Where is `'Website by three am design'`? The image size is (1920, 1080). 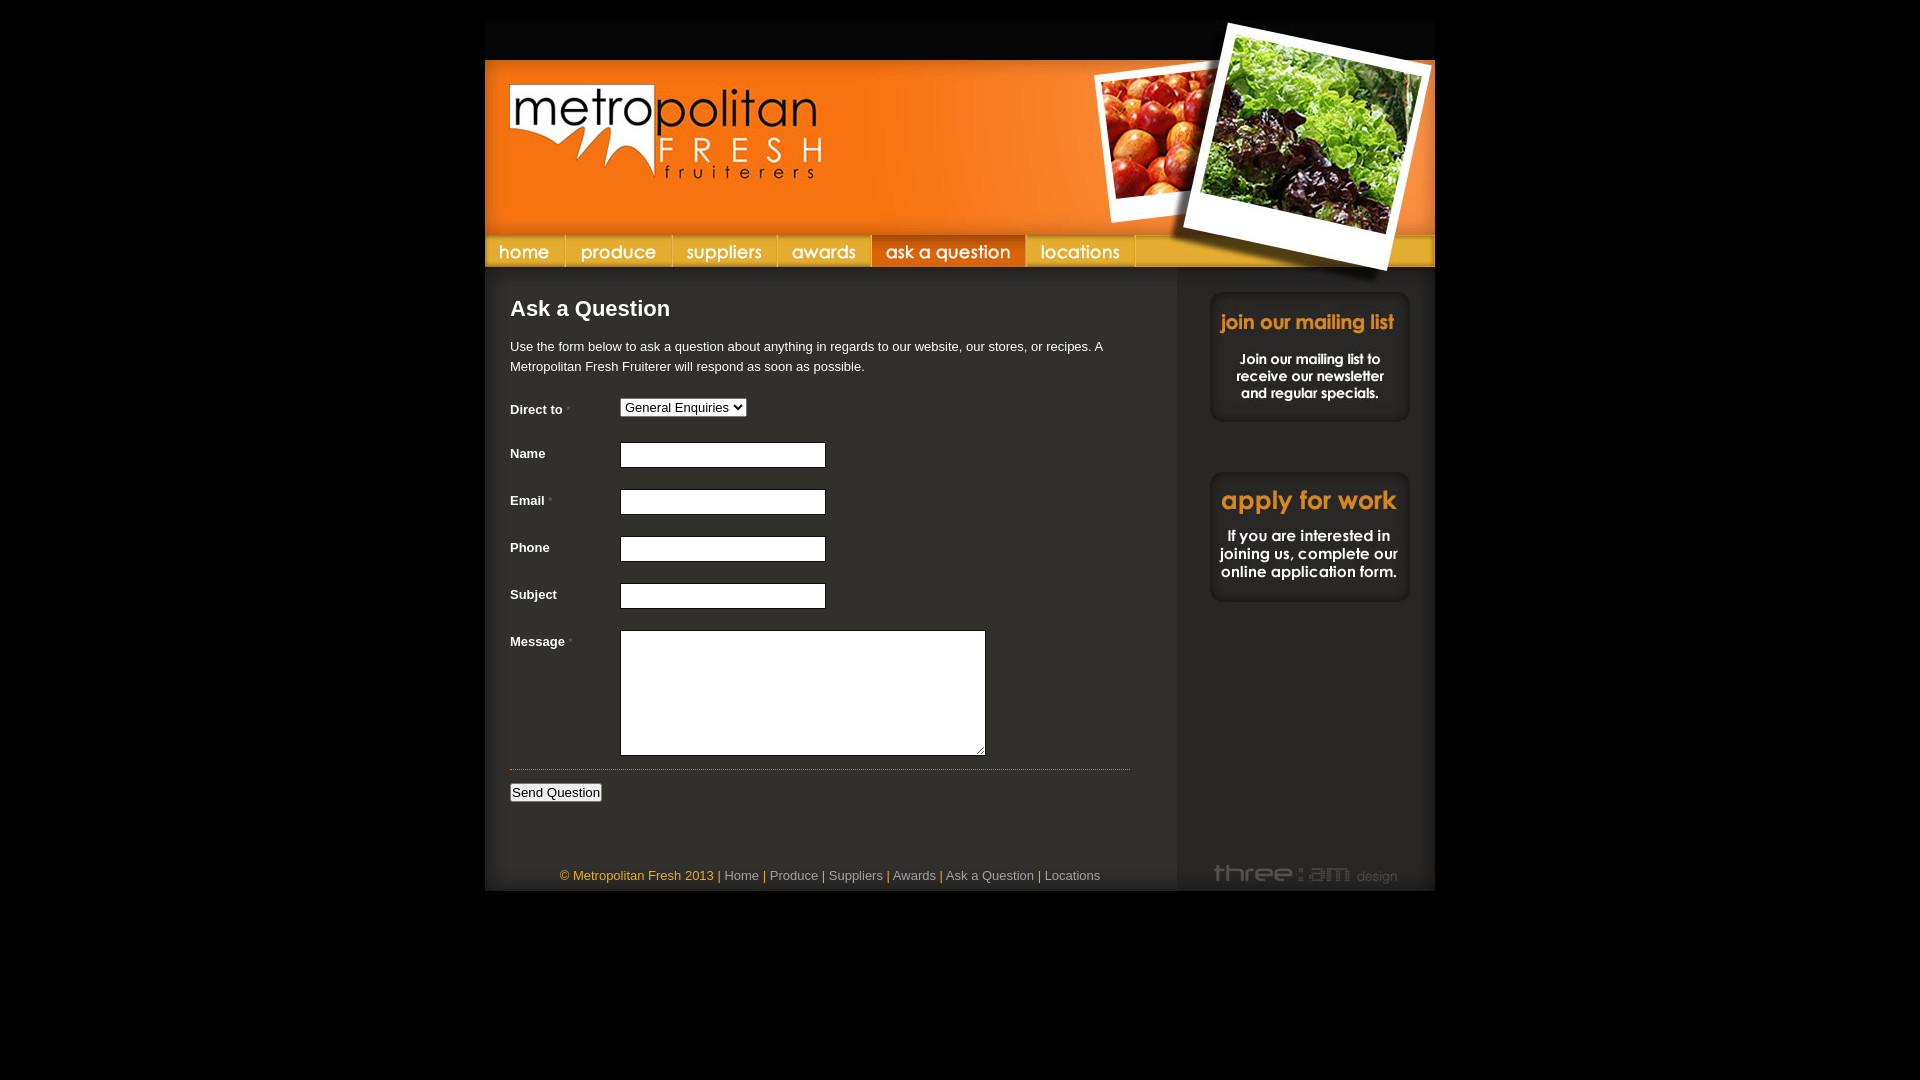
'Website by three am design' is located at coordinates (1315, 874).